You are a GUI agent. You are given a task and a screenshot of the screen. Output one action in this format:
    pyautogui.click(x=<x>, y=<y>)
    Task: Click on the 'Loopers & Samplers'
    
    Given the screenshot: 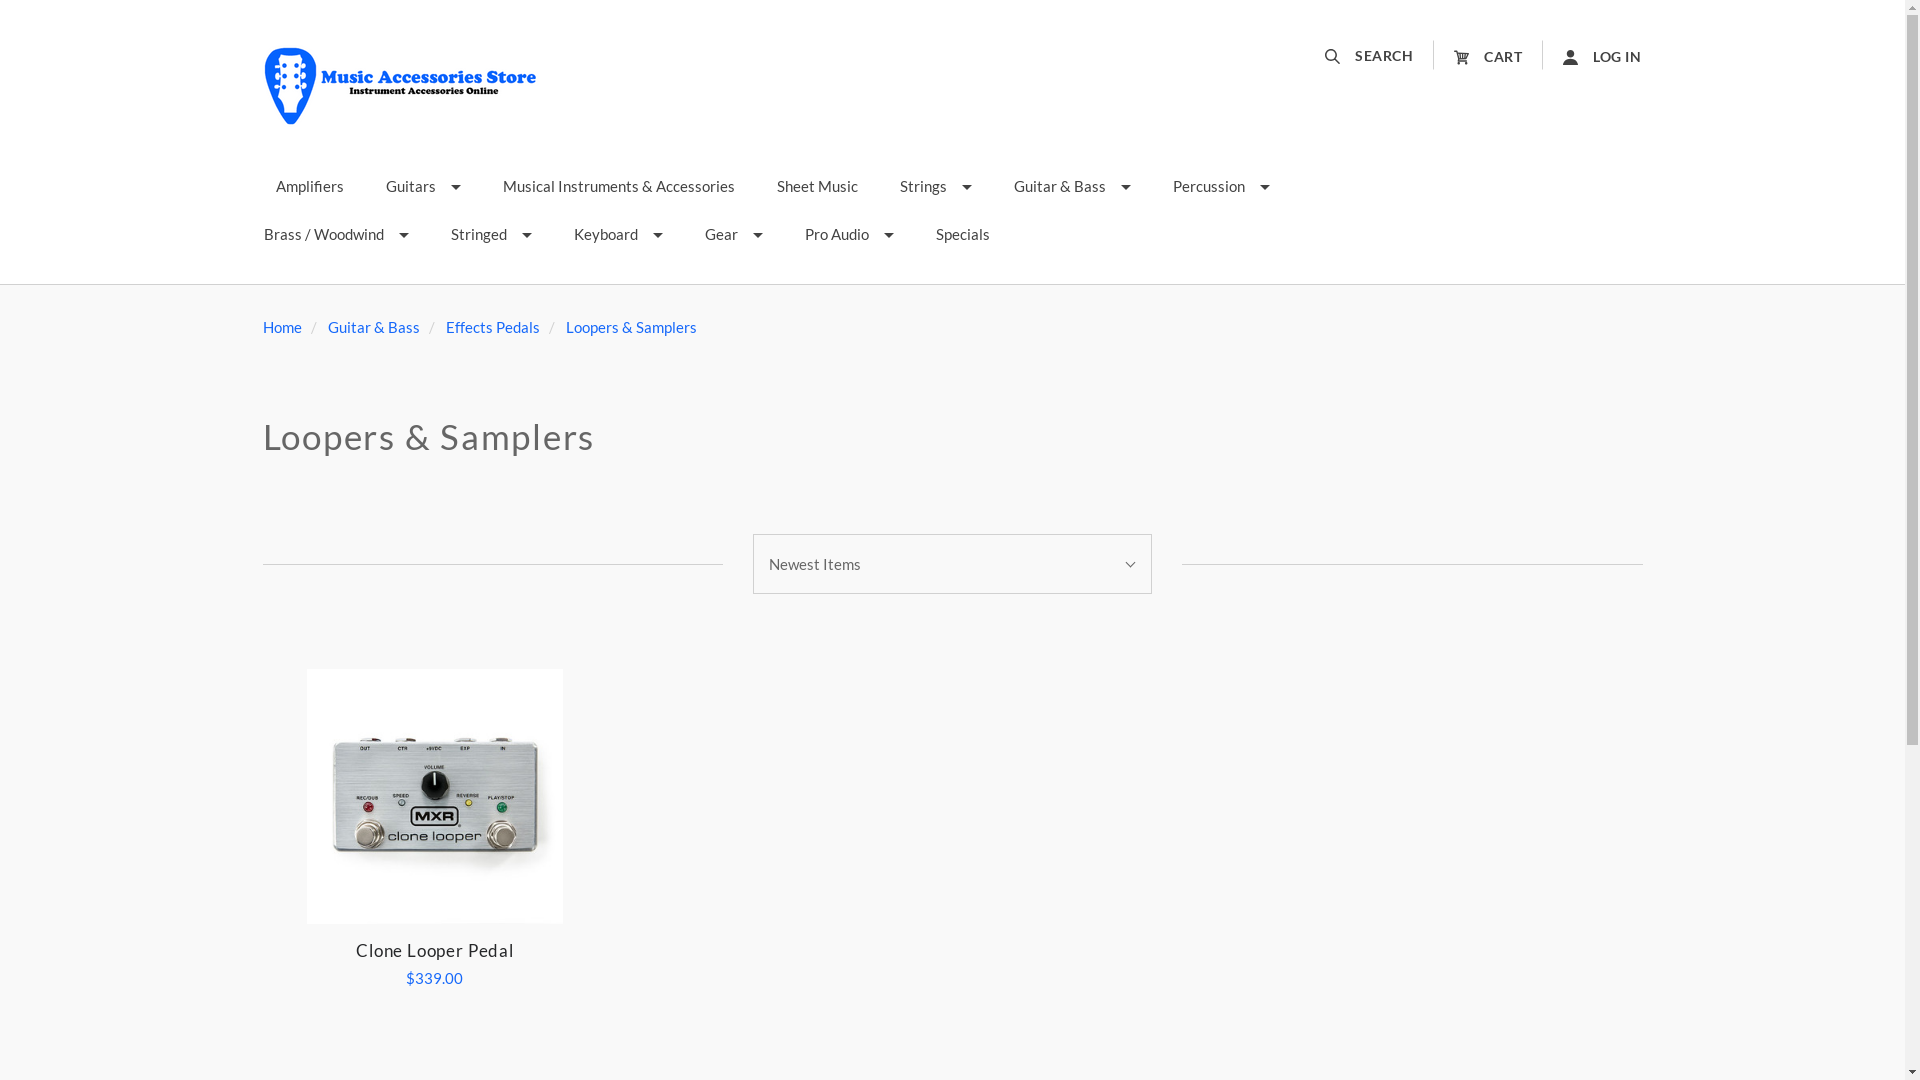 What is the action you would take?
    pyautogui.click(x=630, y=326)
    